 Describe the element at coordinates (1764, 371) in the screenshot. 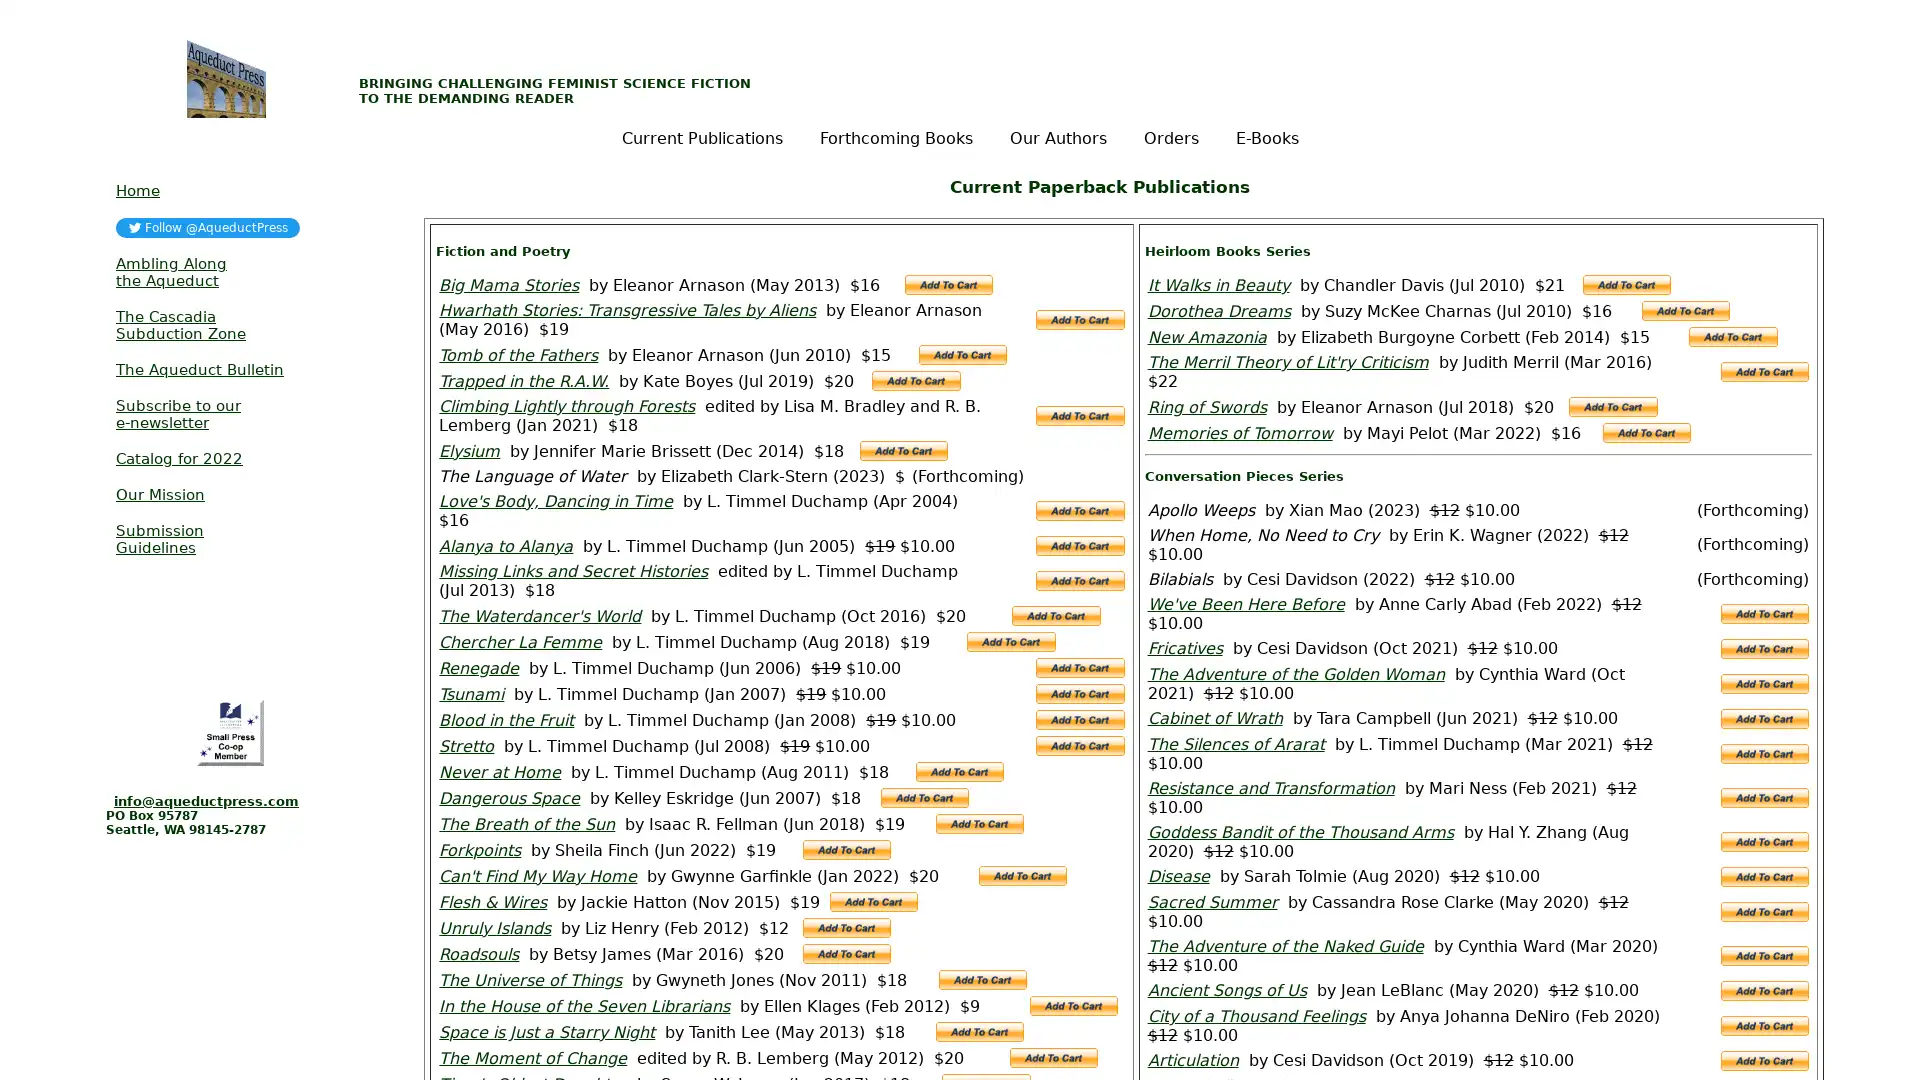

I see `Make payments with PayPal - it\'s fast, free and secure!` at that location.